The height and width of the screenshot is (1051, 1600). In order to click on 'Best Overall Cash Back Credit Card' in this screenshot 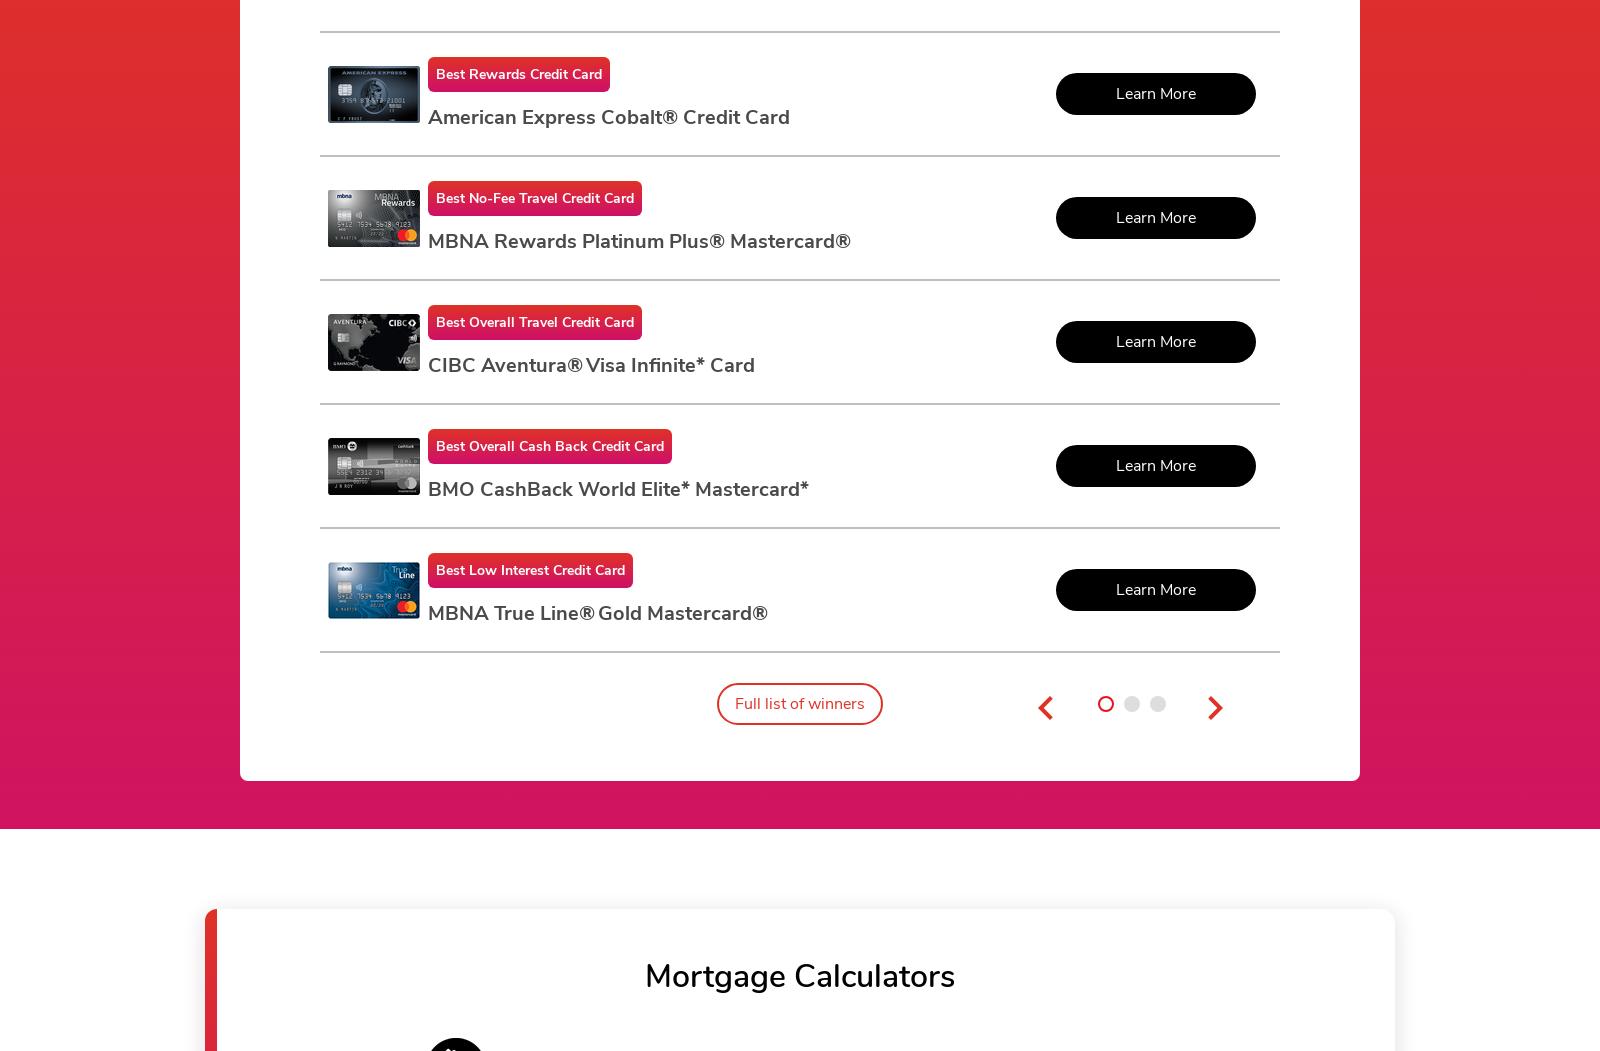, I will do `click(549, 445)`.